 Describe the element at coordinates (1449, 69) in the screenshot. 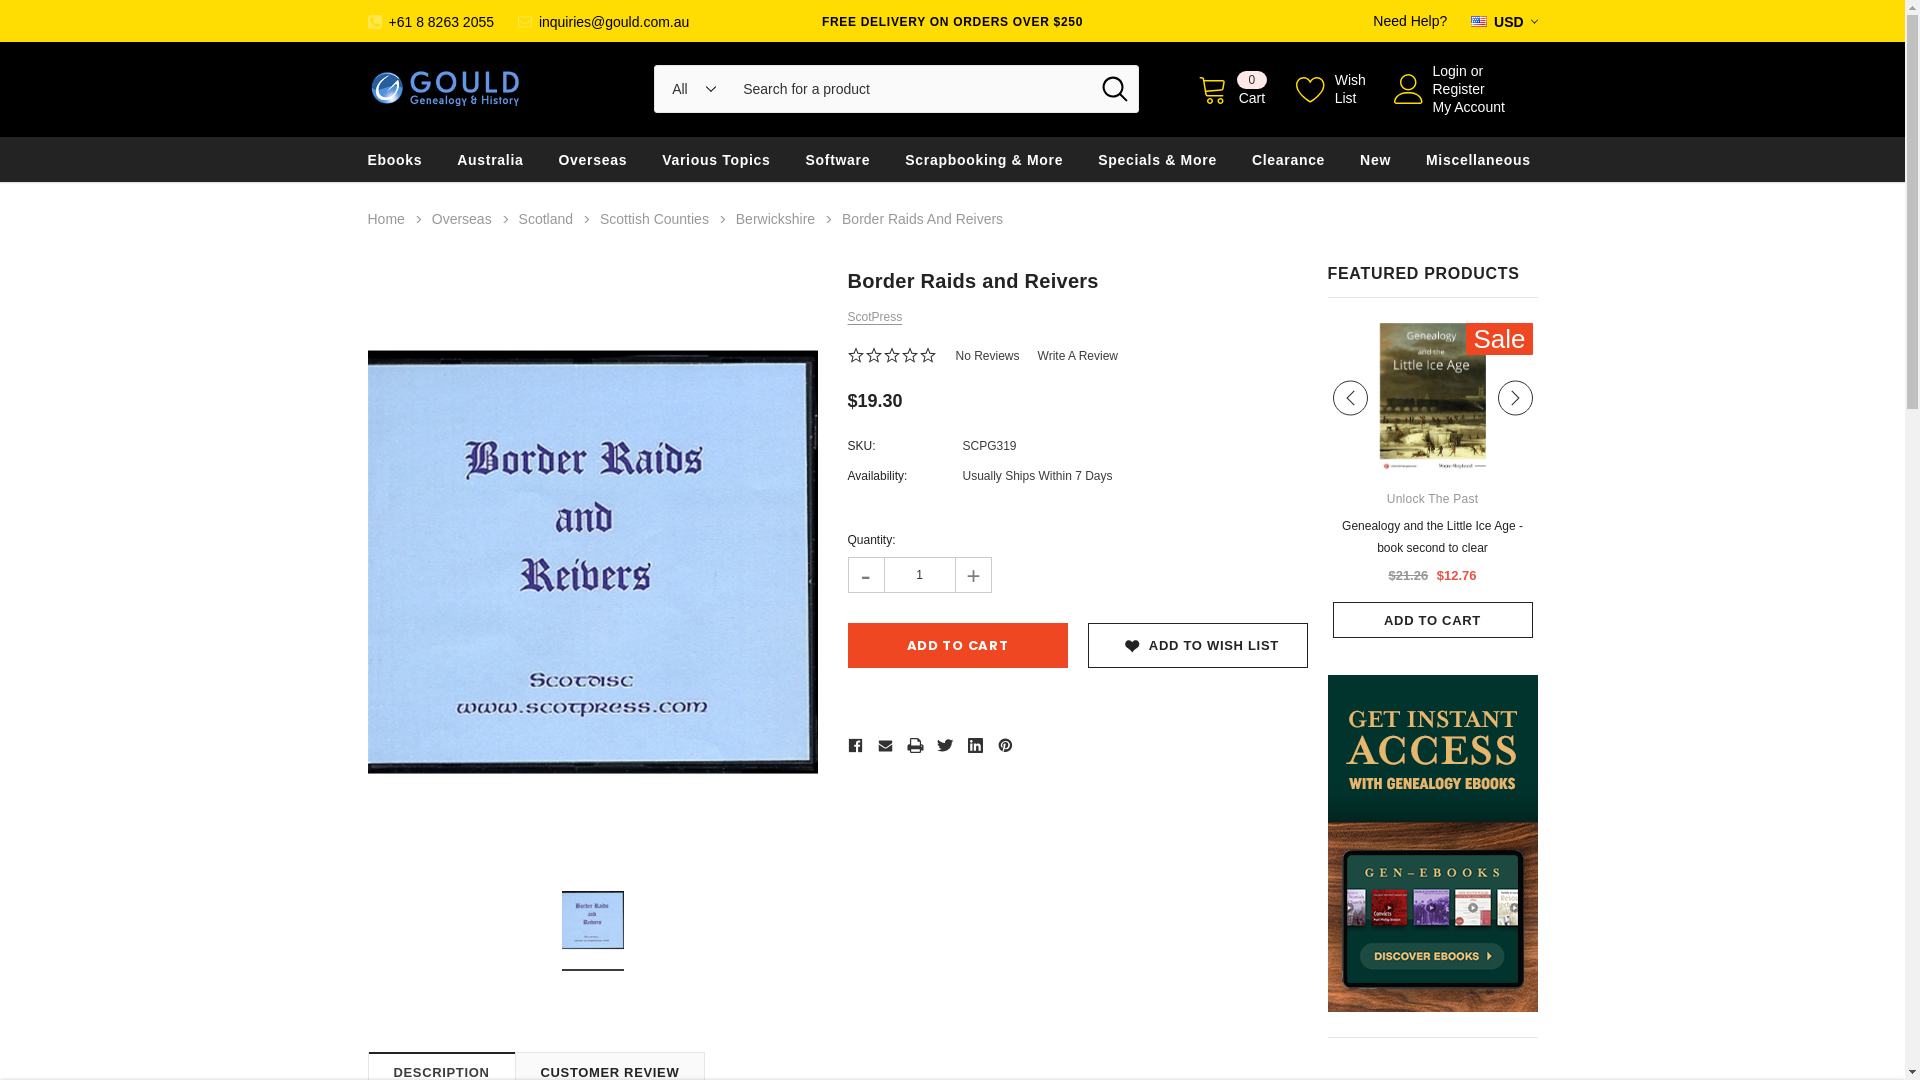

I see `'Login'` at that location.